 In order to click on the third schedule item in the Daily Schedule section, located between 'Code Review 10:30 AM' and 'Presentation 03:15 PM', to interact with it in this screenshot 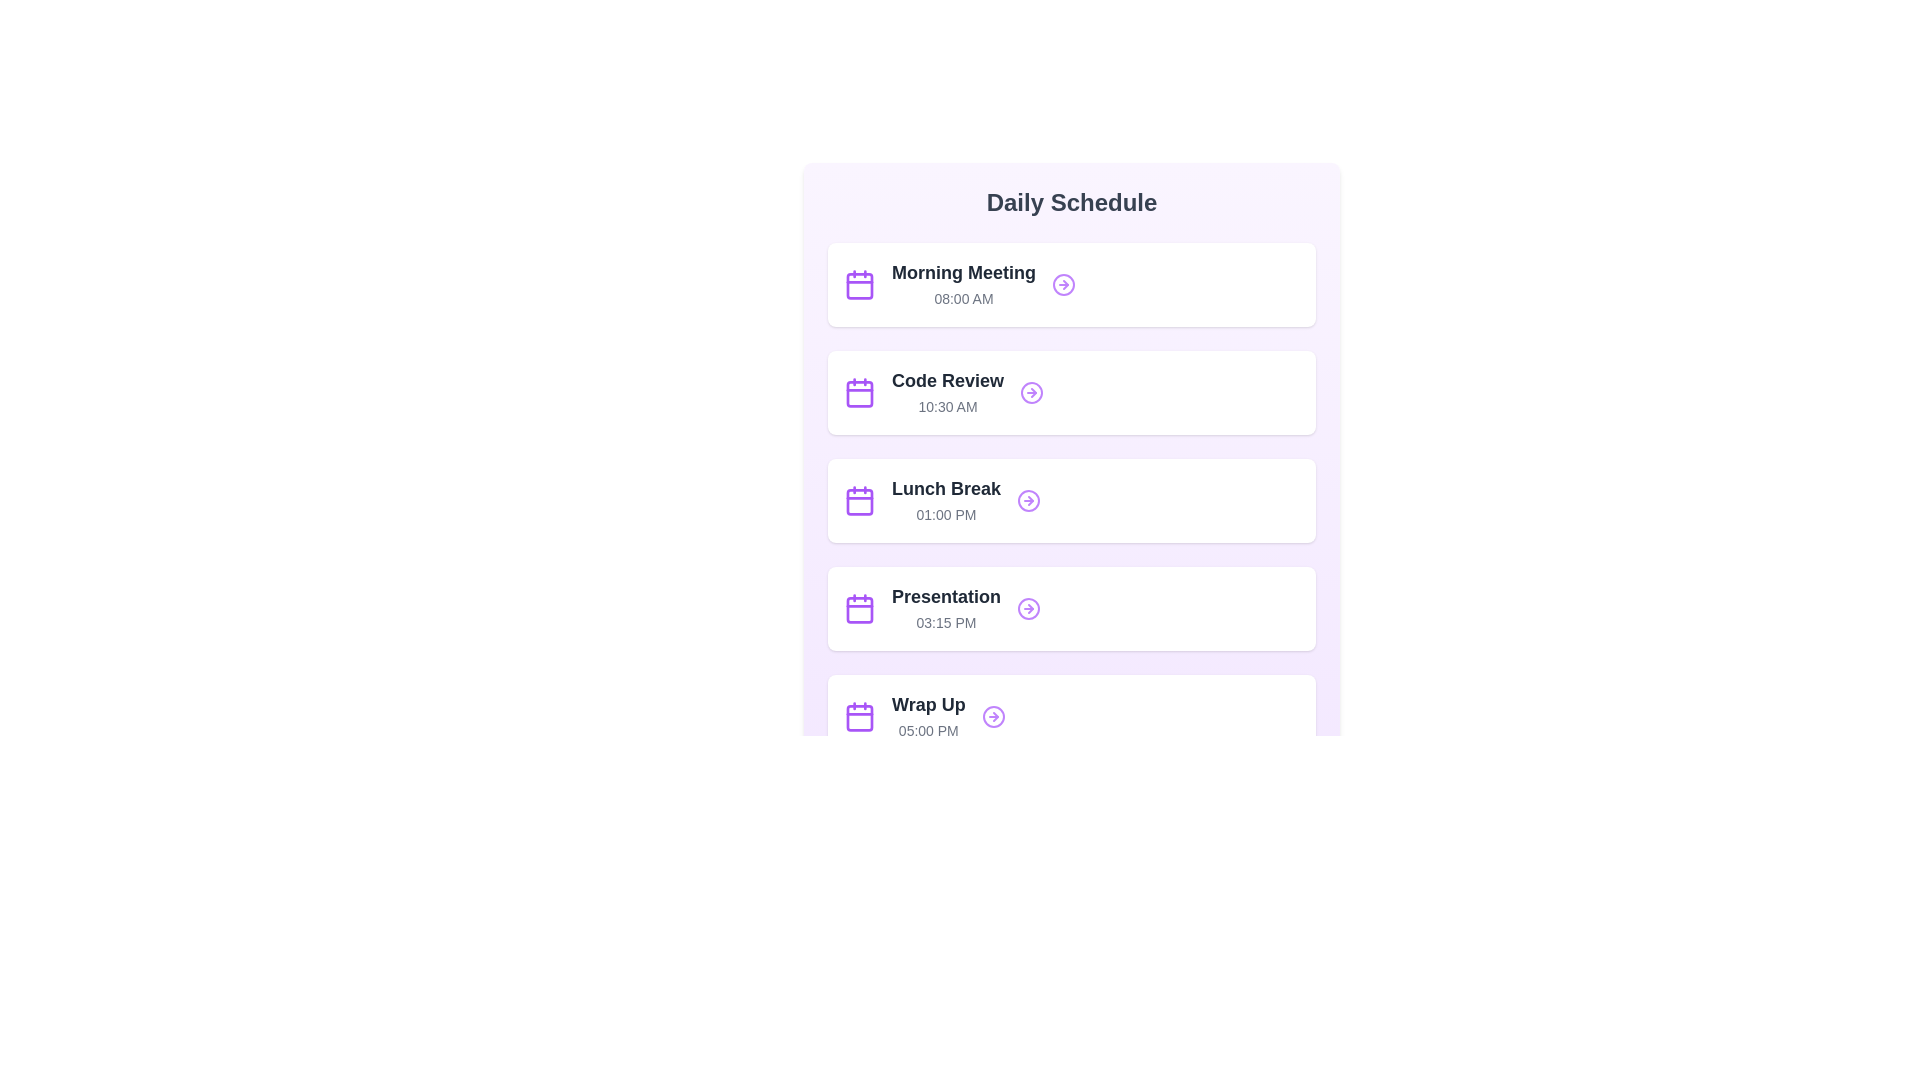, I will do `click(1070, 500)`.